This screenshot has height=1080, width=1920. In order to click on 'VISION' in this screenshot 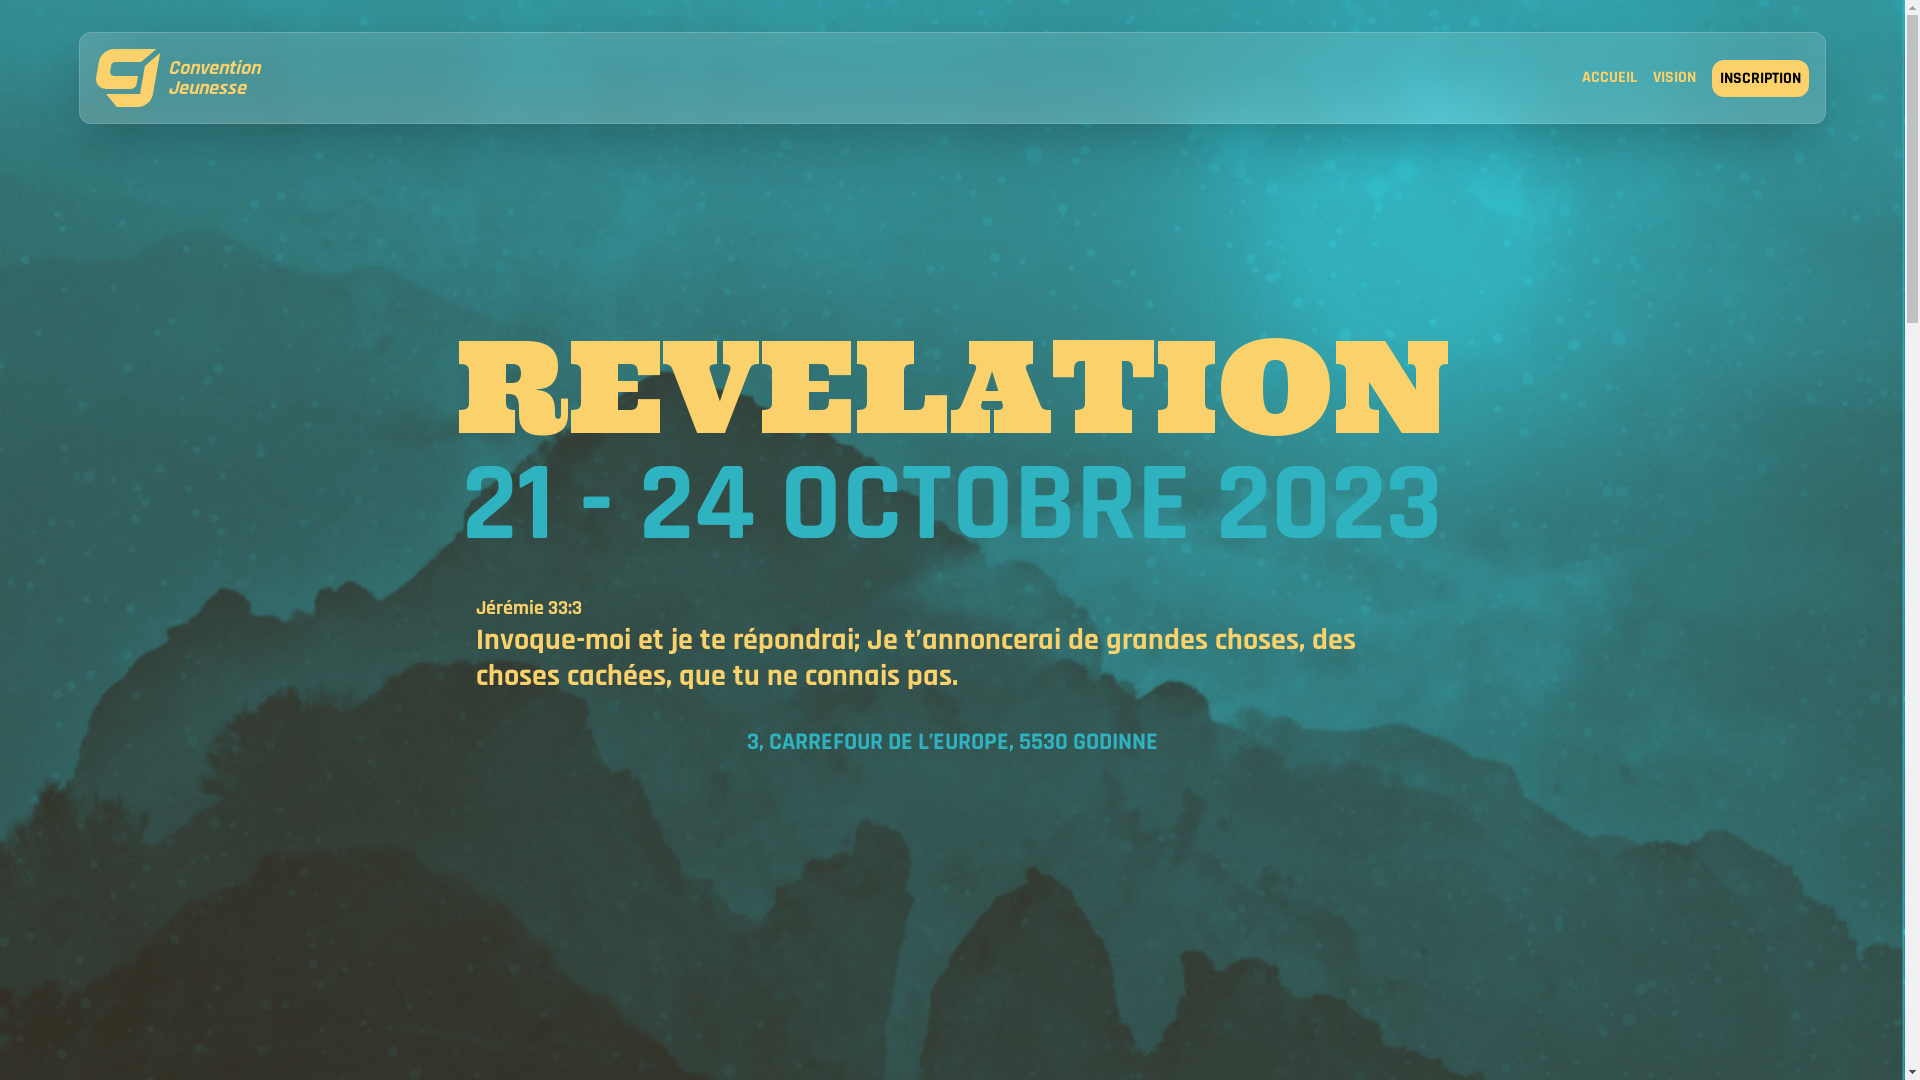, I will do `click(1674, 78)`.